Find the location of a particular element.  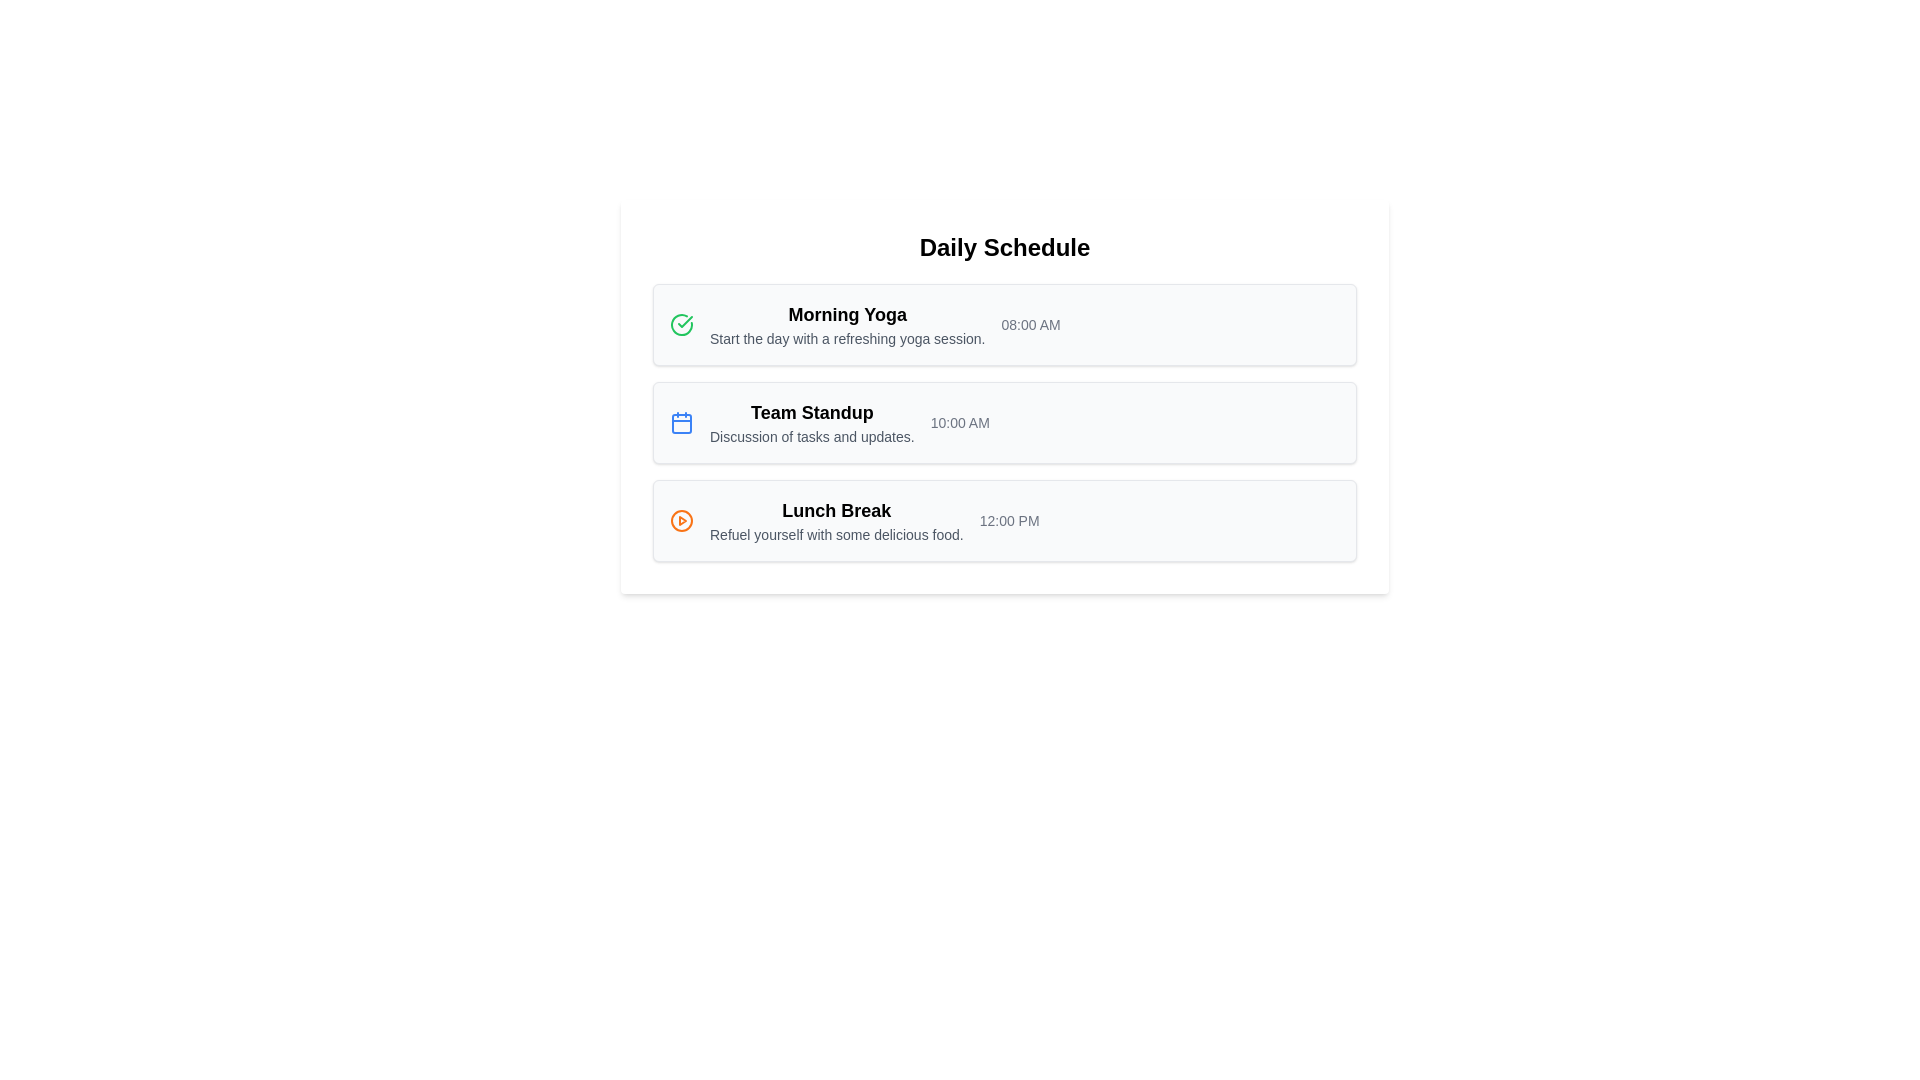

the text that provides a brief description about the 'Team Standup' activity, located below the 'Team Standup' text in the schedule is located at coordinates (812, 435).